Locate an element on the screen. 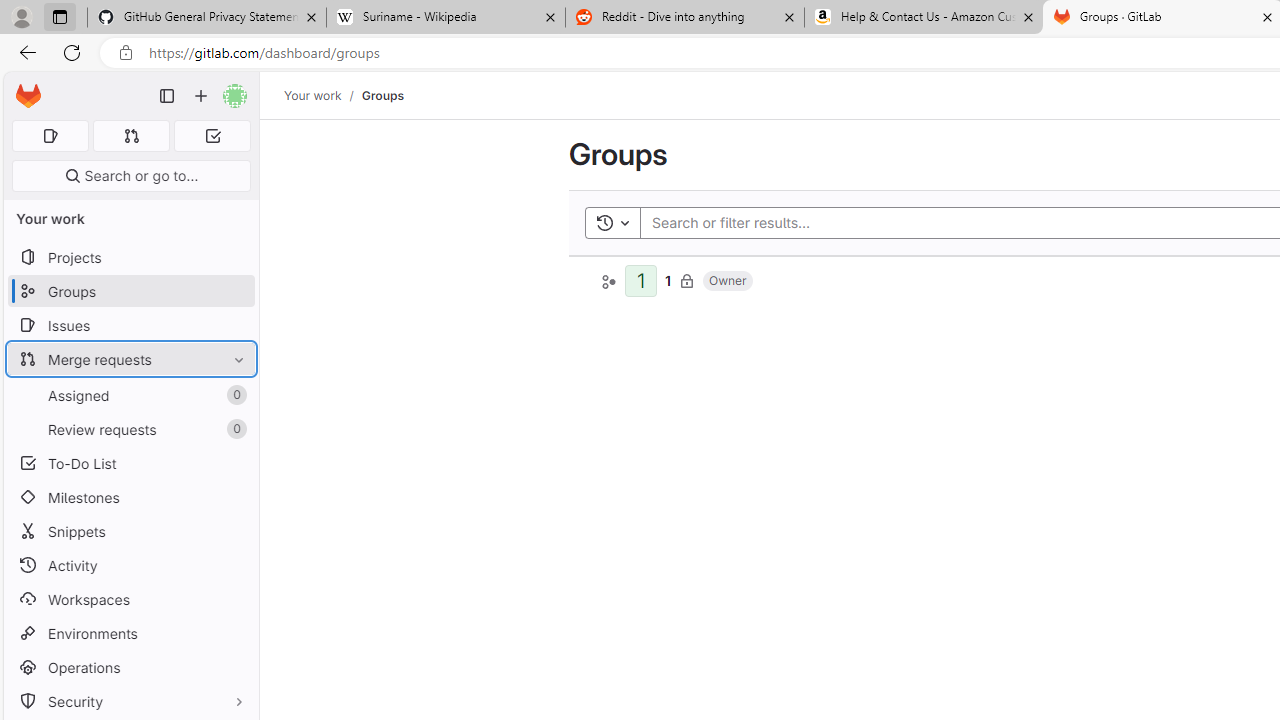 Image resolution: width=1280 pixels, height=720 pixels. 'Suriname - Wikipedia' is located at coordinates (444, 17).